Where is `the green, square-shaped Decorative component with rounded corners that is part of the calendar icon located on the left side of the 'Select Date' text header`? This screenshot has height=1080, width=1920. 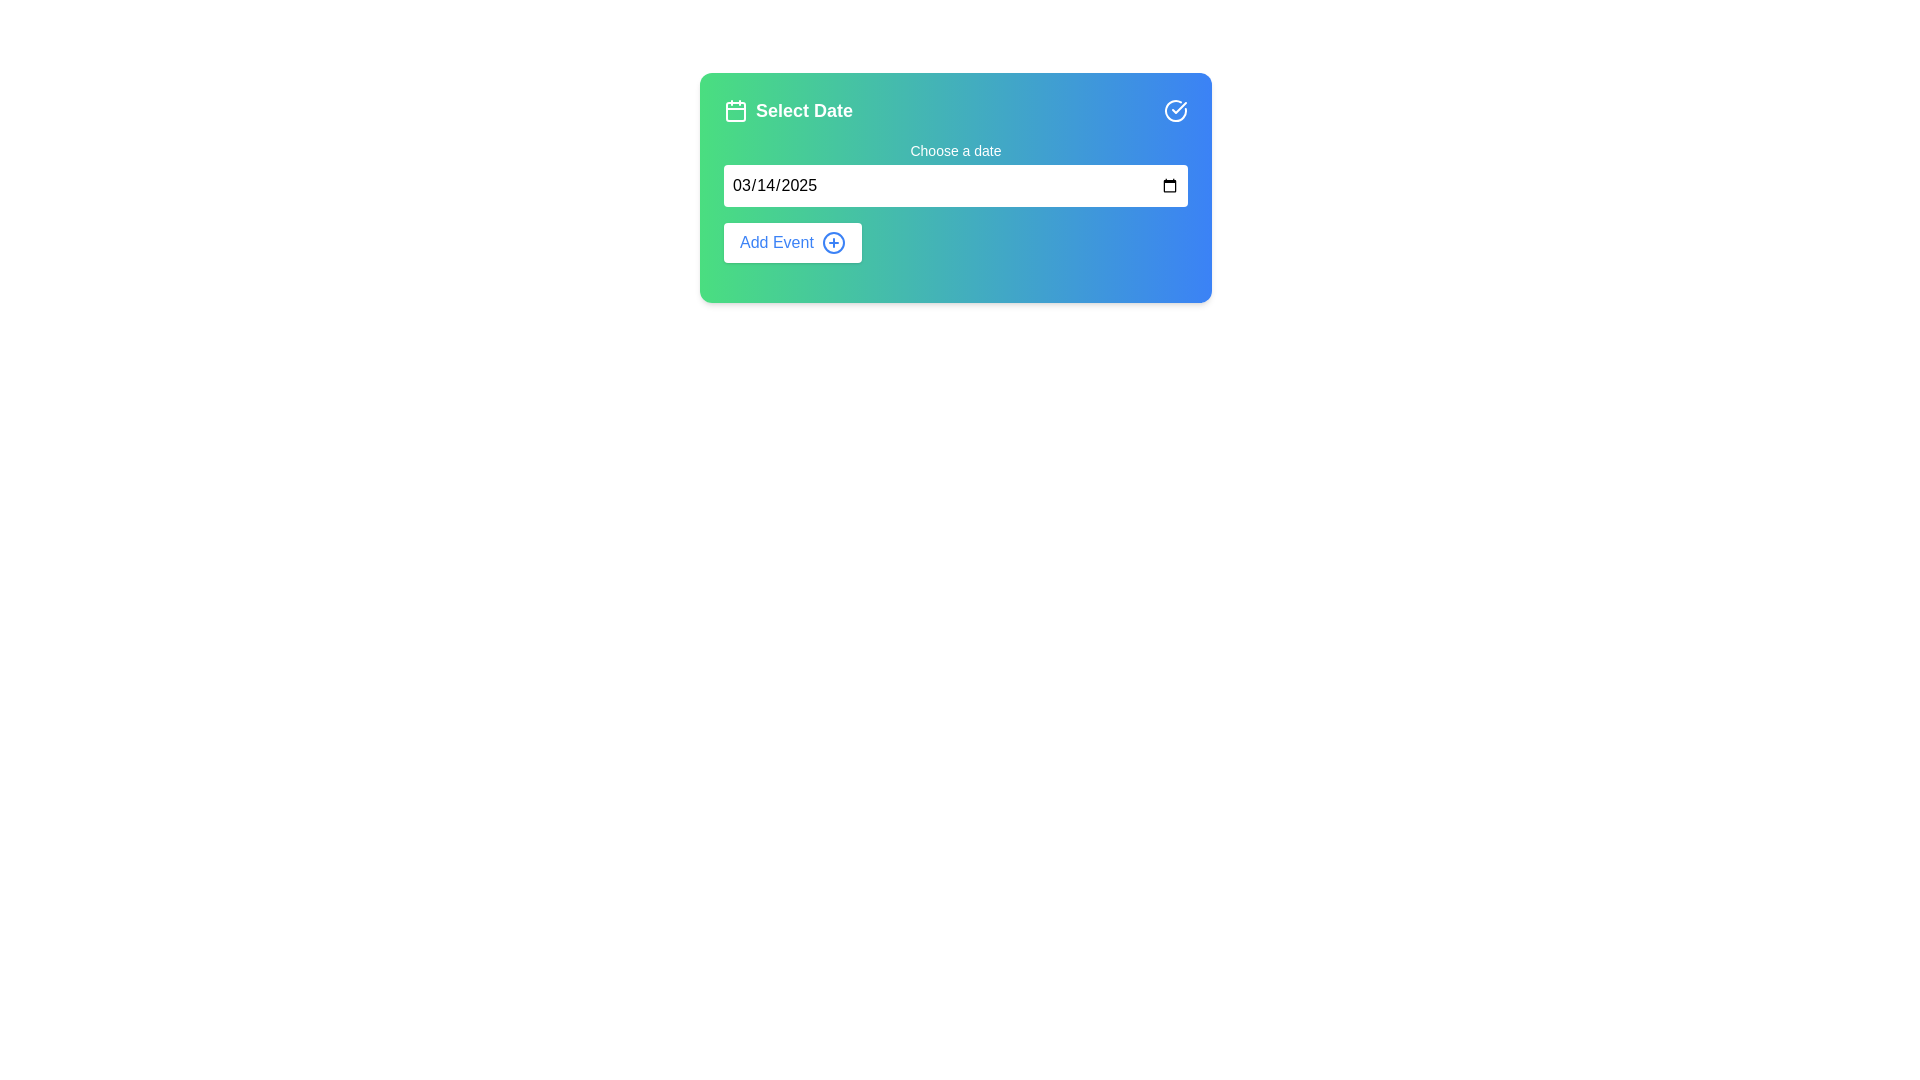
the green, square-shaped Decorative component with rounded corners that is part of the calendar icon located on the left side of the 'Select Date' text header is located at coordinates (734, 111).